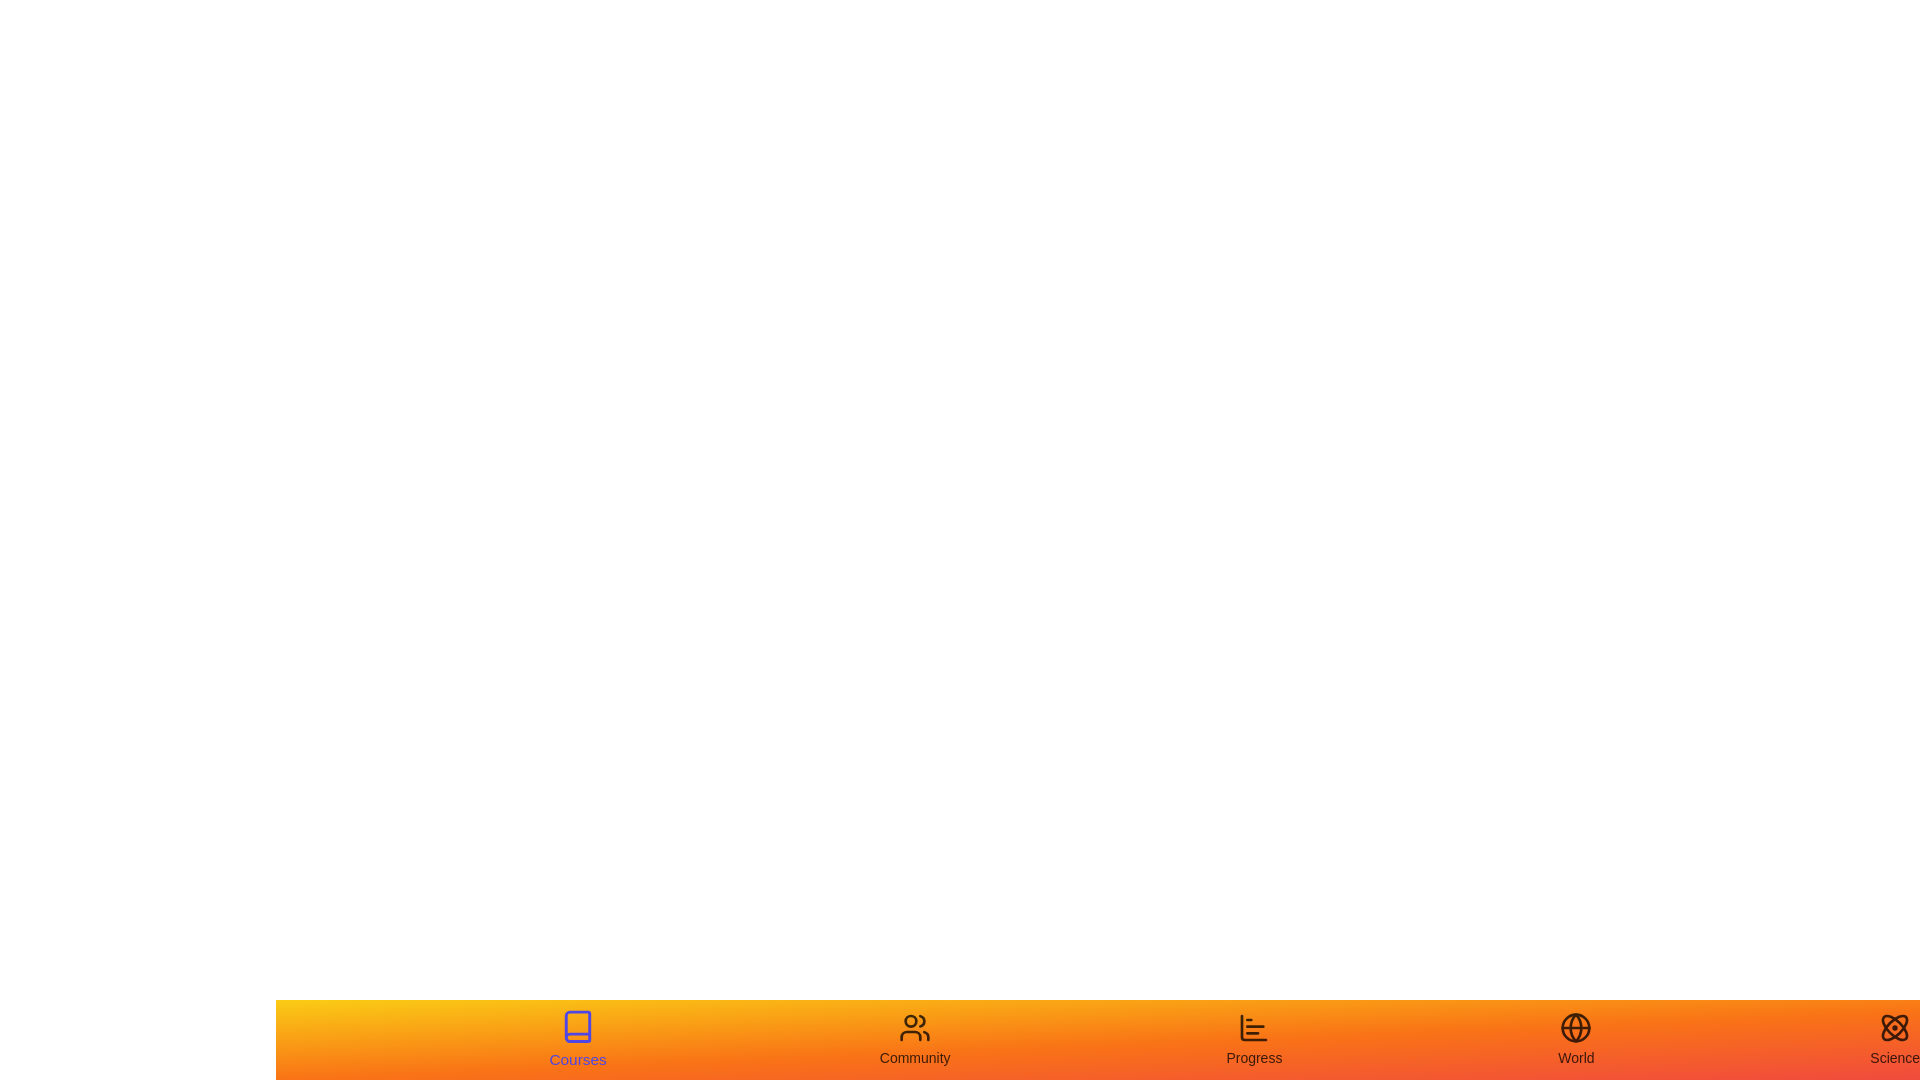  I want to click on the World tab to view its hover effect, so click(1575, 1039).